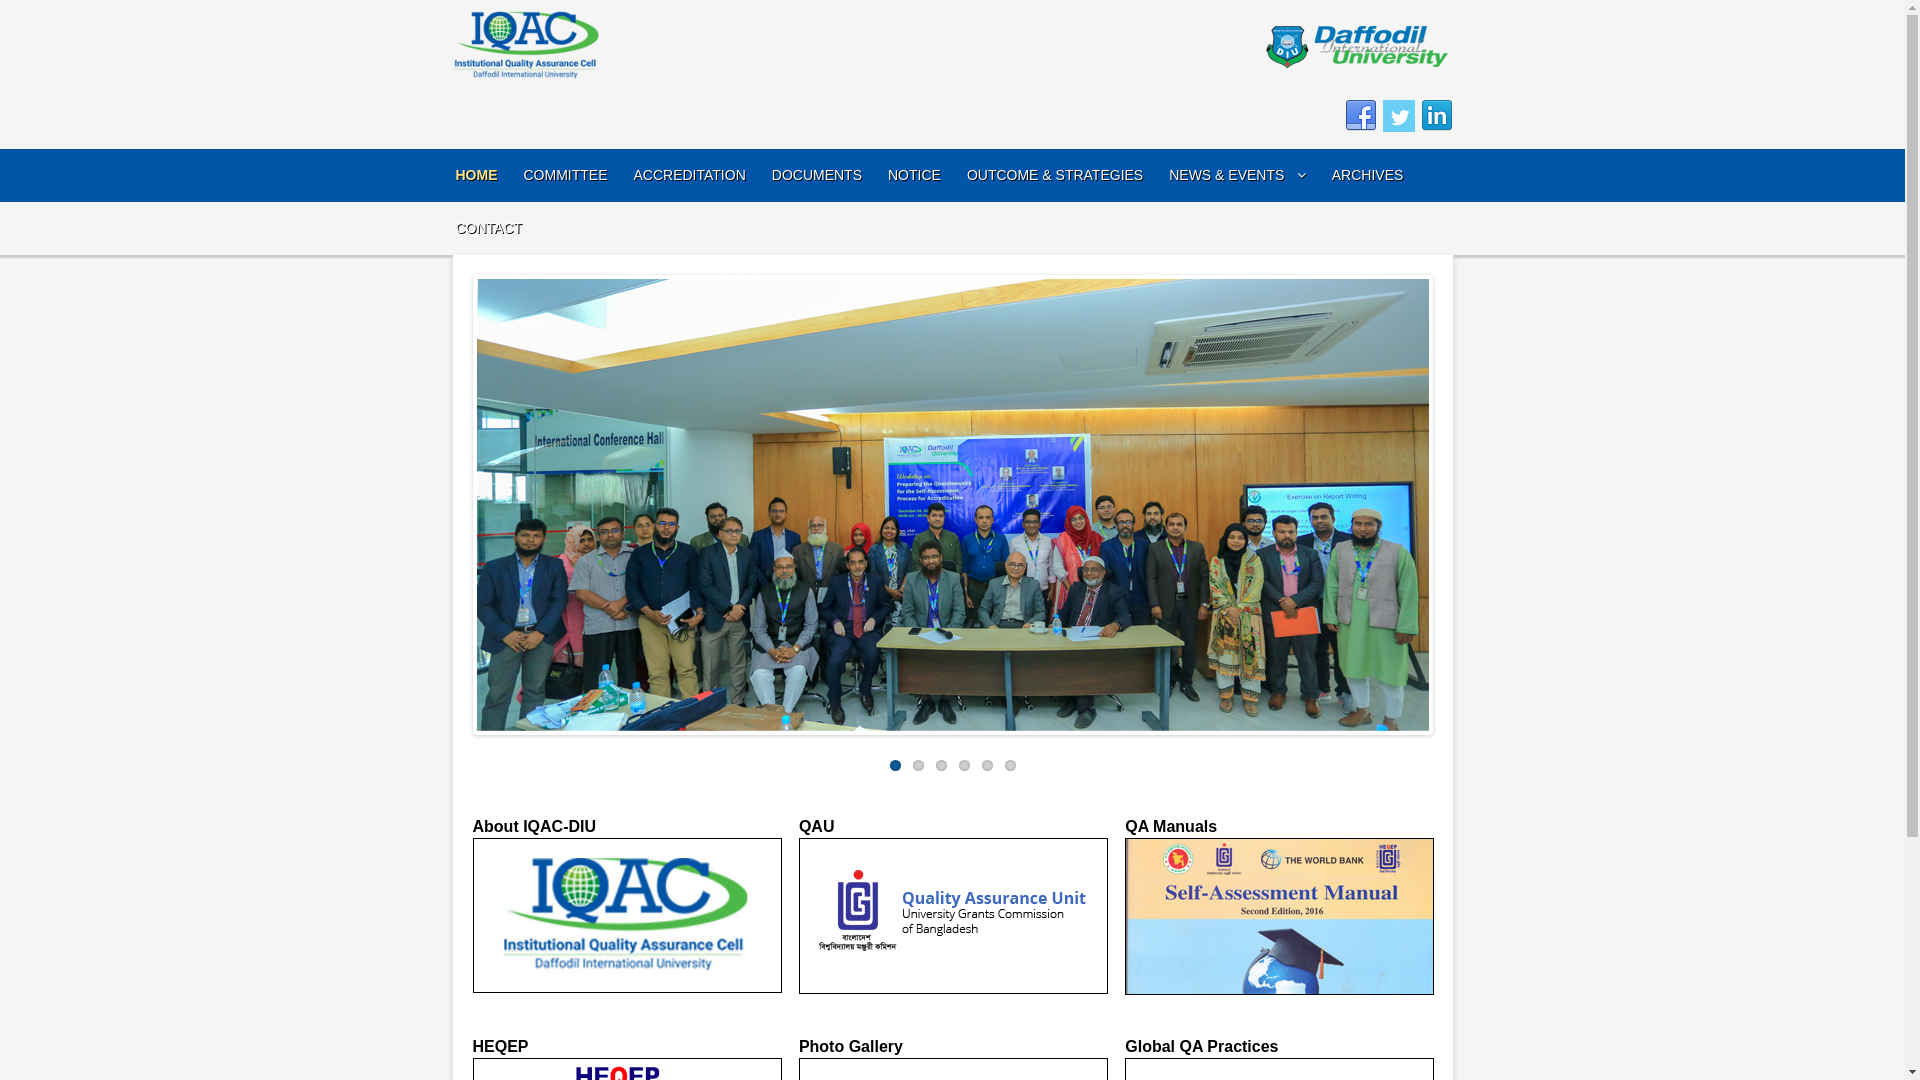 This screenshot has width=1920, height=1080. Describe the element at coordinates (1003, 765) in the screenshot. I see `'6'` at that location.